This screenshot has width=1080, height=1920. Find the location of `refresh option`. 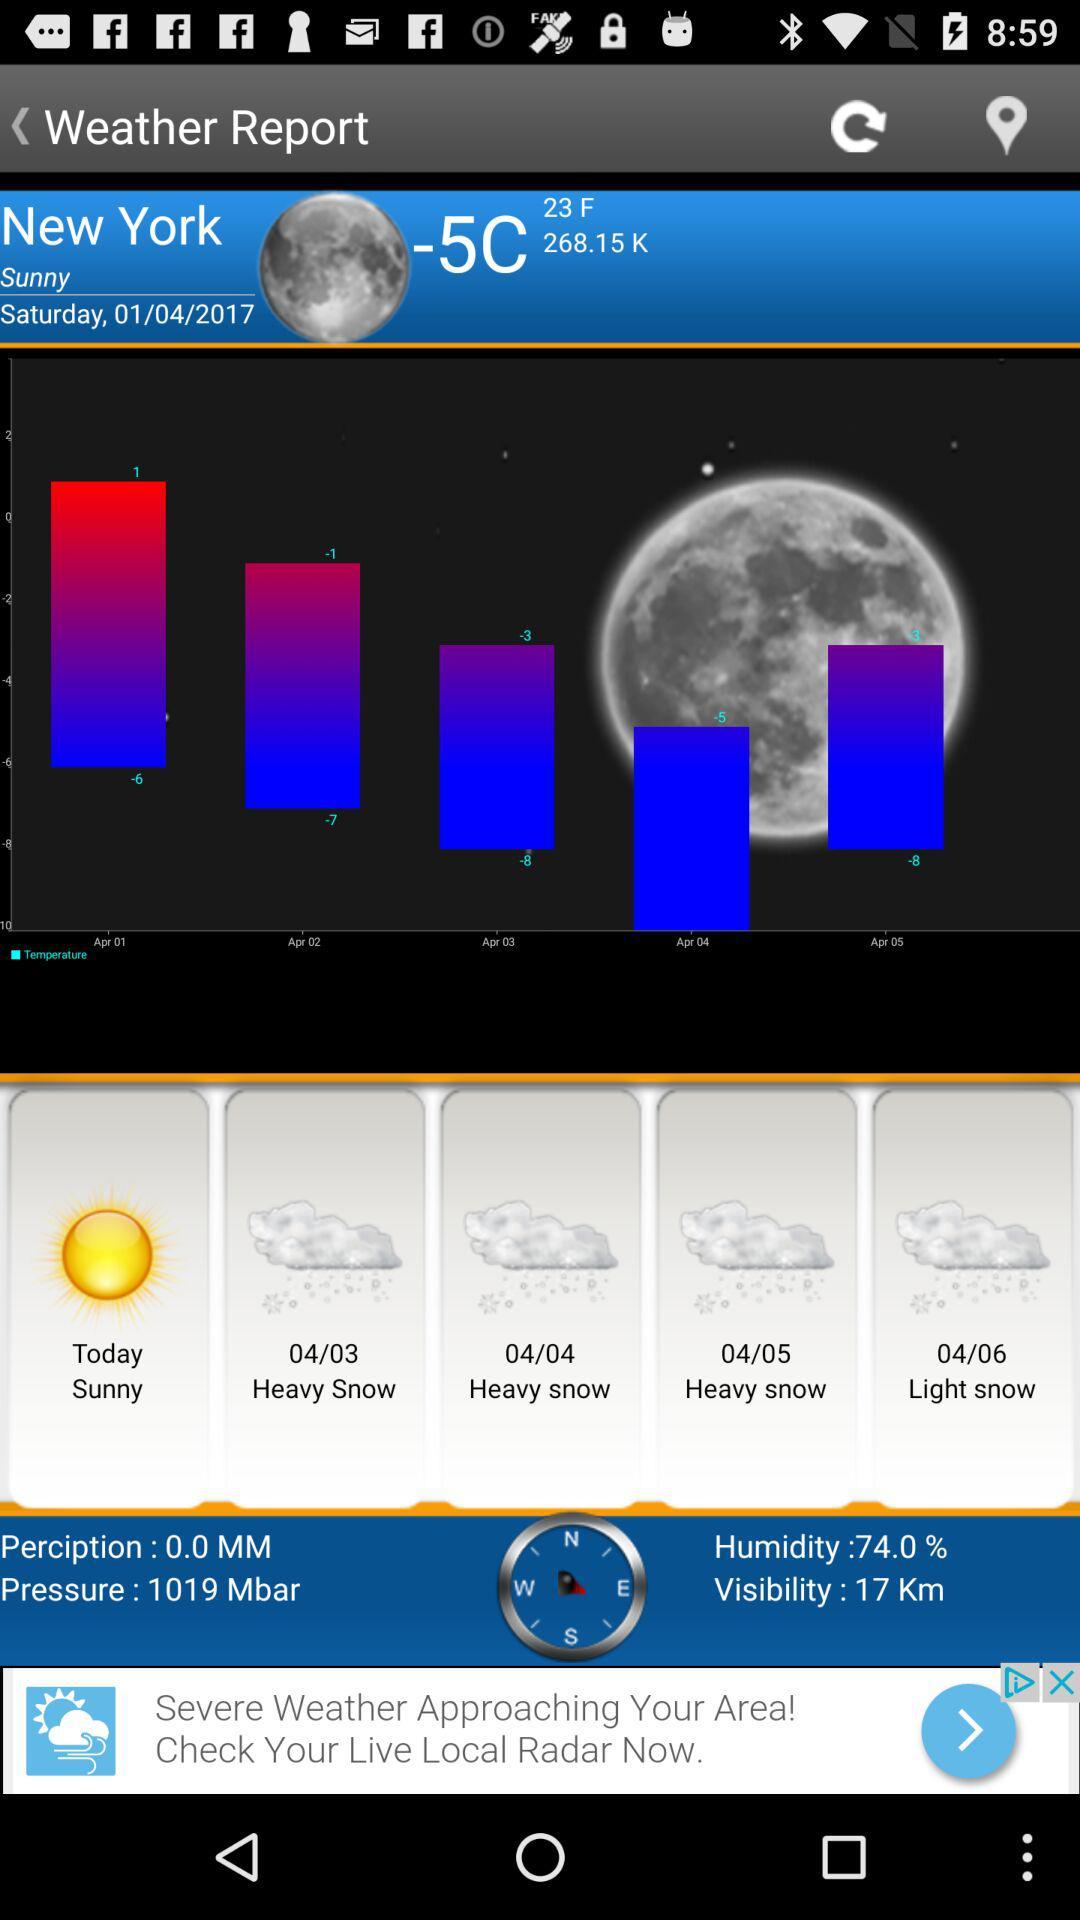

refresh option is located at coordinates (858, 124).